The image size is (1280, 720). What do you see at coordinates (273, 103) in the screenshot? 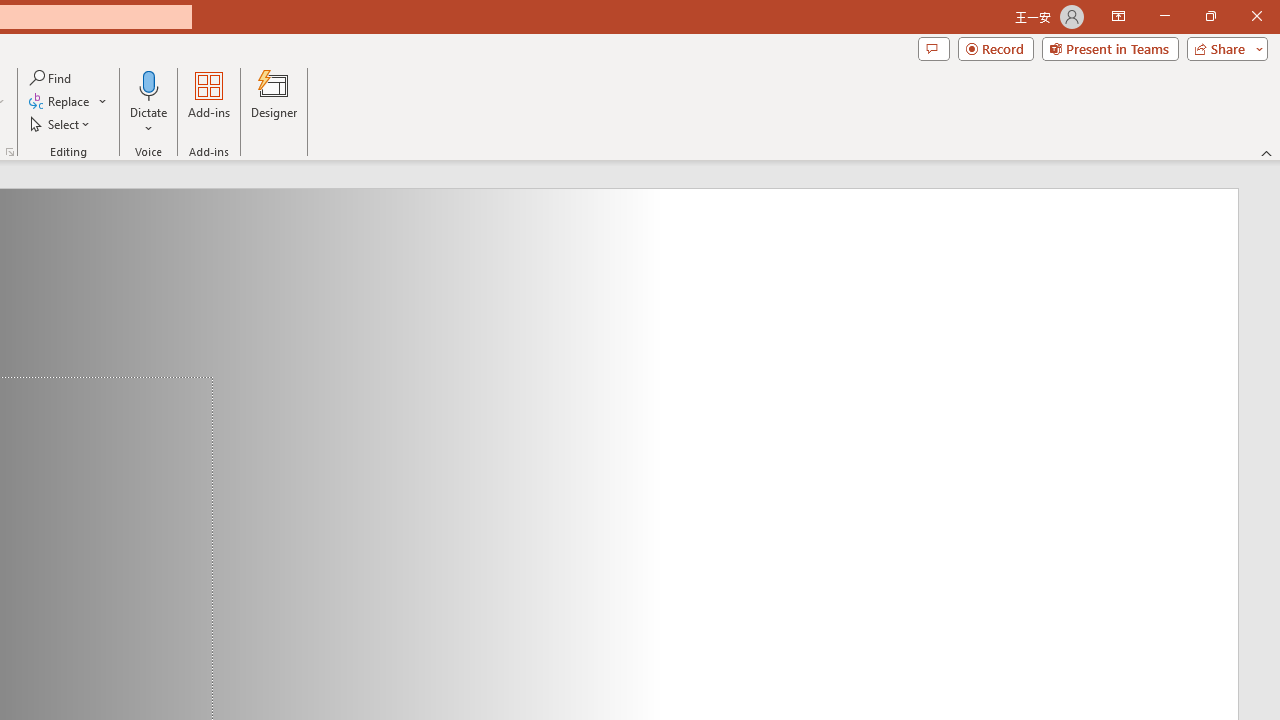
I see `'Designer'` at bounding box center [273, 103].